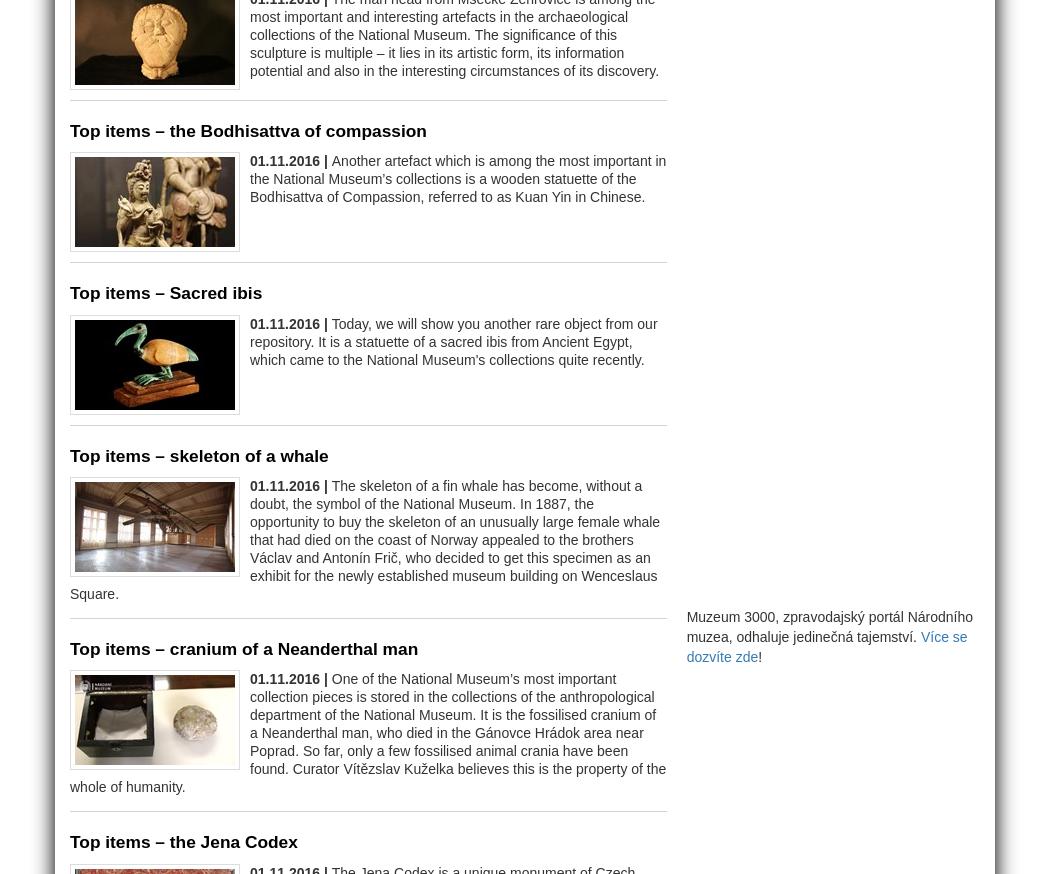 The width and height of the screenshot is (1050, 874). Describe the element at coordinates (829, 624) in the screenshot. I see `'Muzeum 3000, zpravodajský portál Národního muzea, odhaluje jedinečná tajemství.'` at that location.